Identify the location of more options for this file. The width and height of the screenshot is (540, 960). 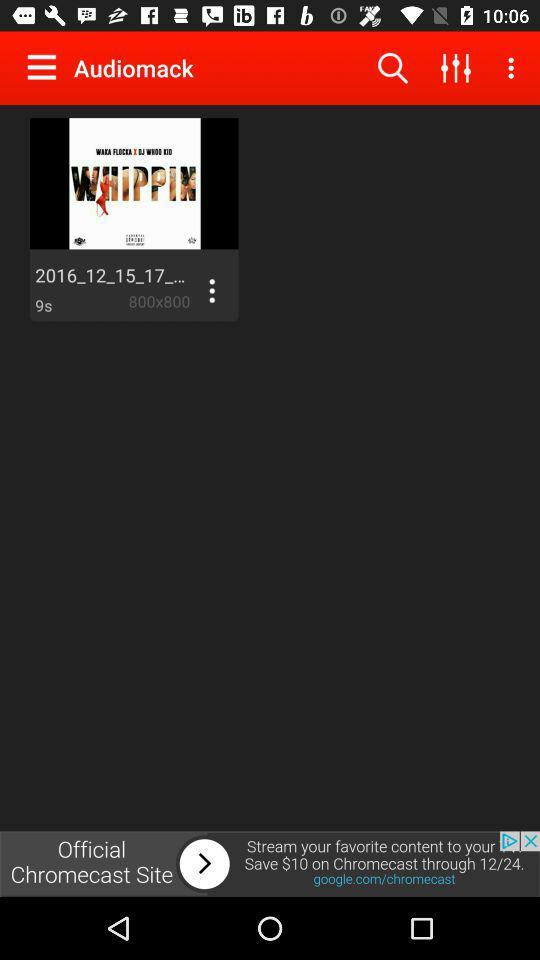
(210, 289).